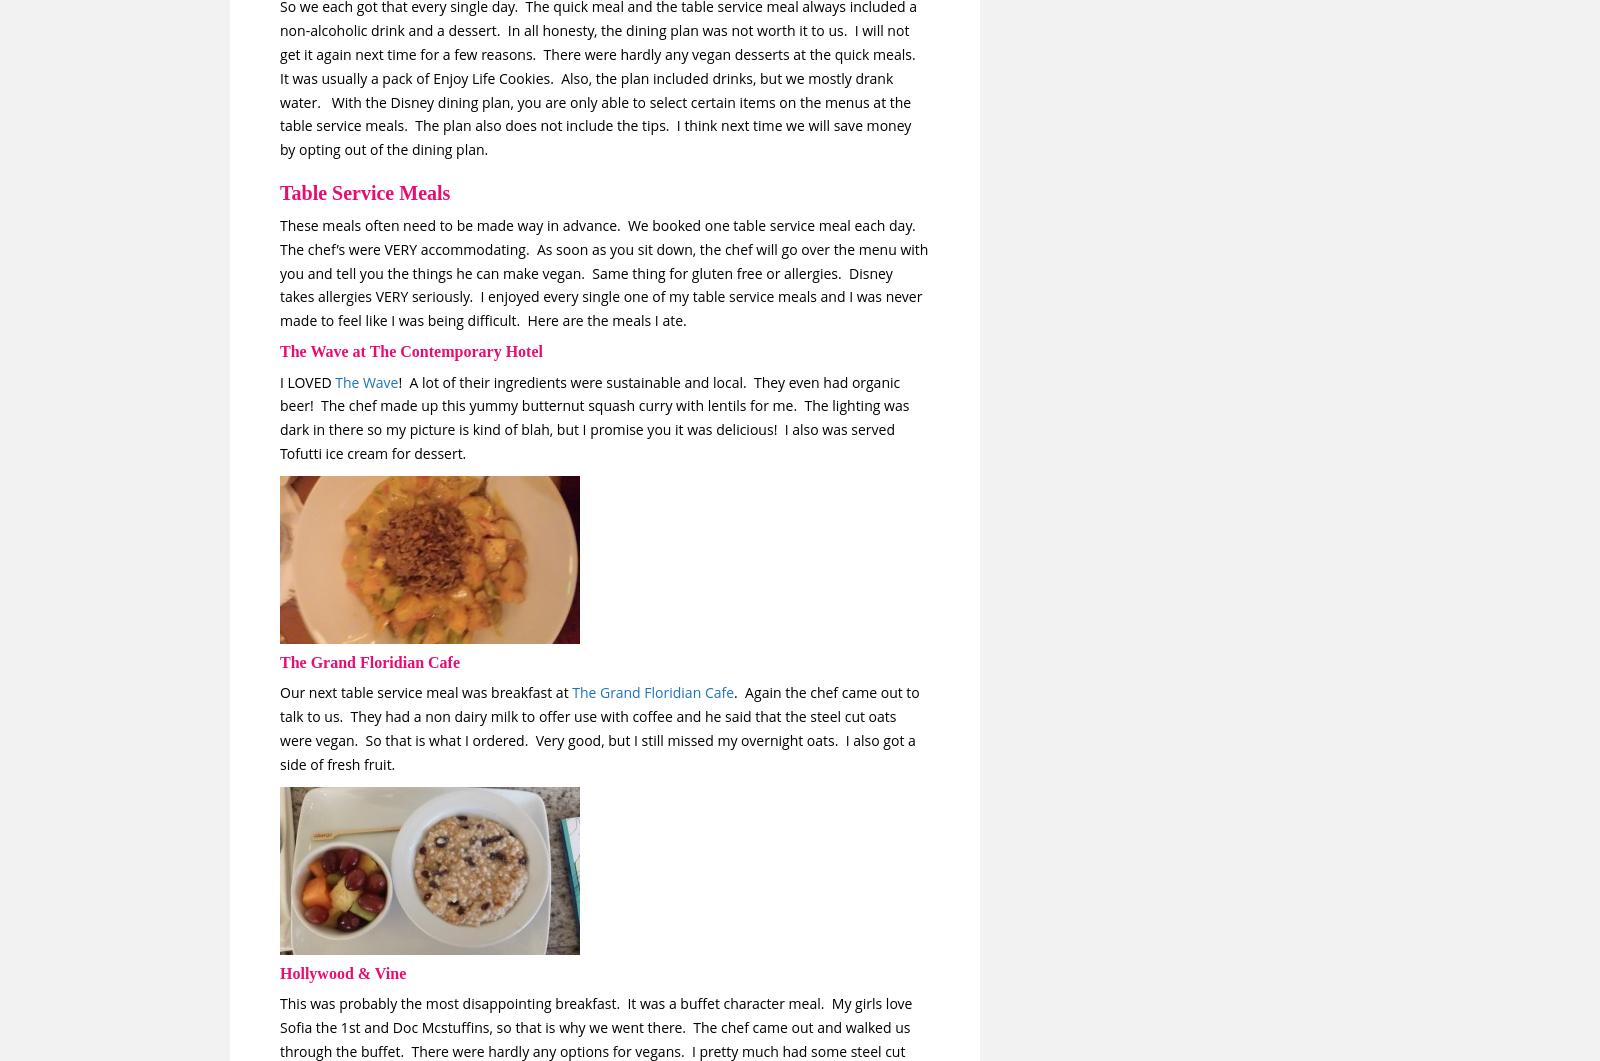 The width and height of the screenshot is (1600, 1061). Describe the element at coordinates (604, 271) in the screenshot. I see `'These meals often need to be made way in advance.  We booked one table service meal each day.  The chef’s were VERY accommodating.  As soon as you sit down, the chef will go over the menu with you and tell you the things he can make vegan.  Same thing for gluten free or allergies.  Disney takes allergies VERY seriously.  I enjoyed every single one of my table service meals and I was never made to feel like I was being difficult.  Here are the meals I ate.'` at that location.